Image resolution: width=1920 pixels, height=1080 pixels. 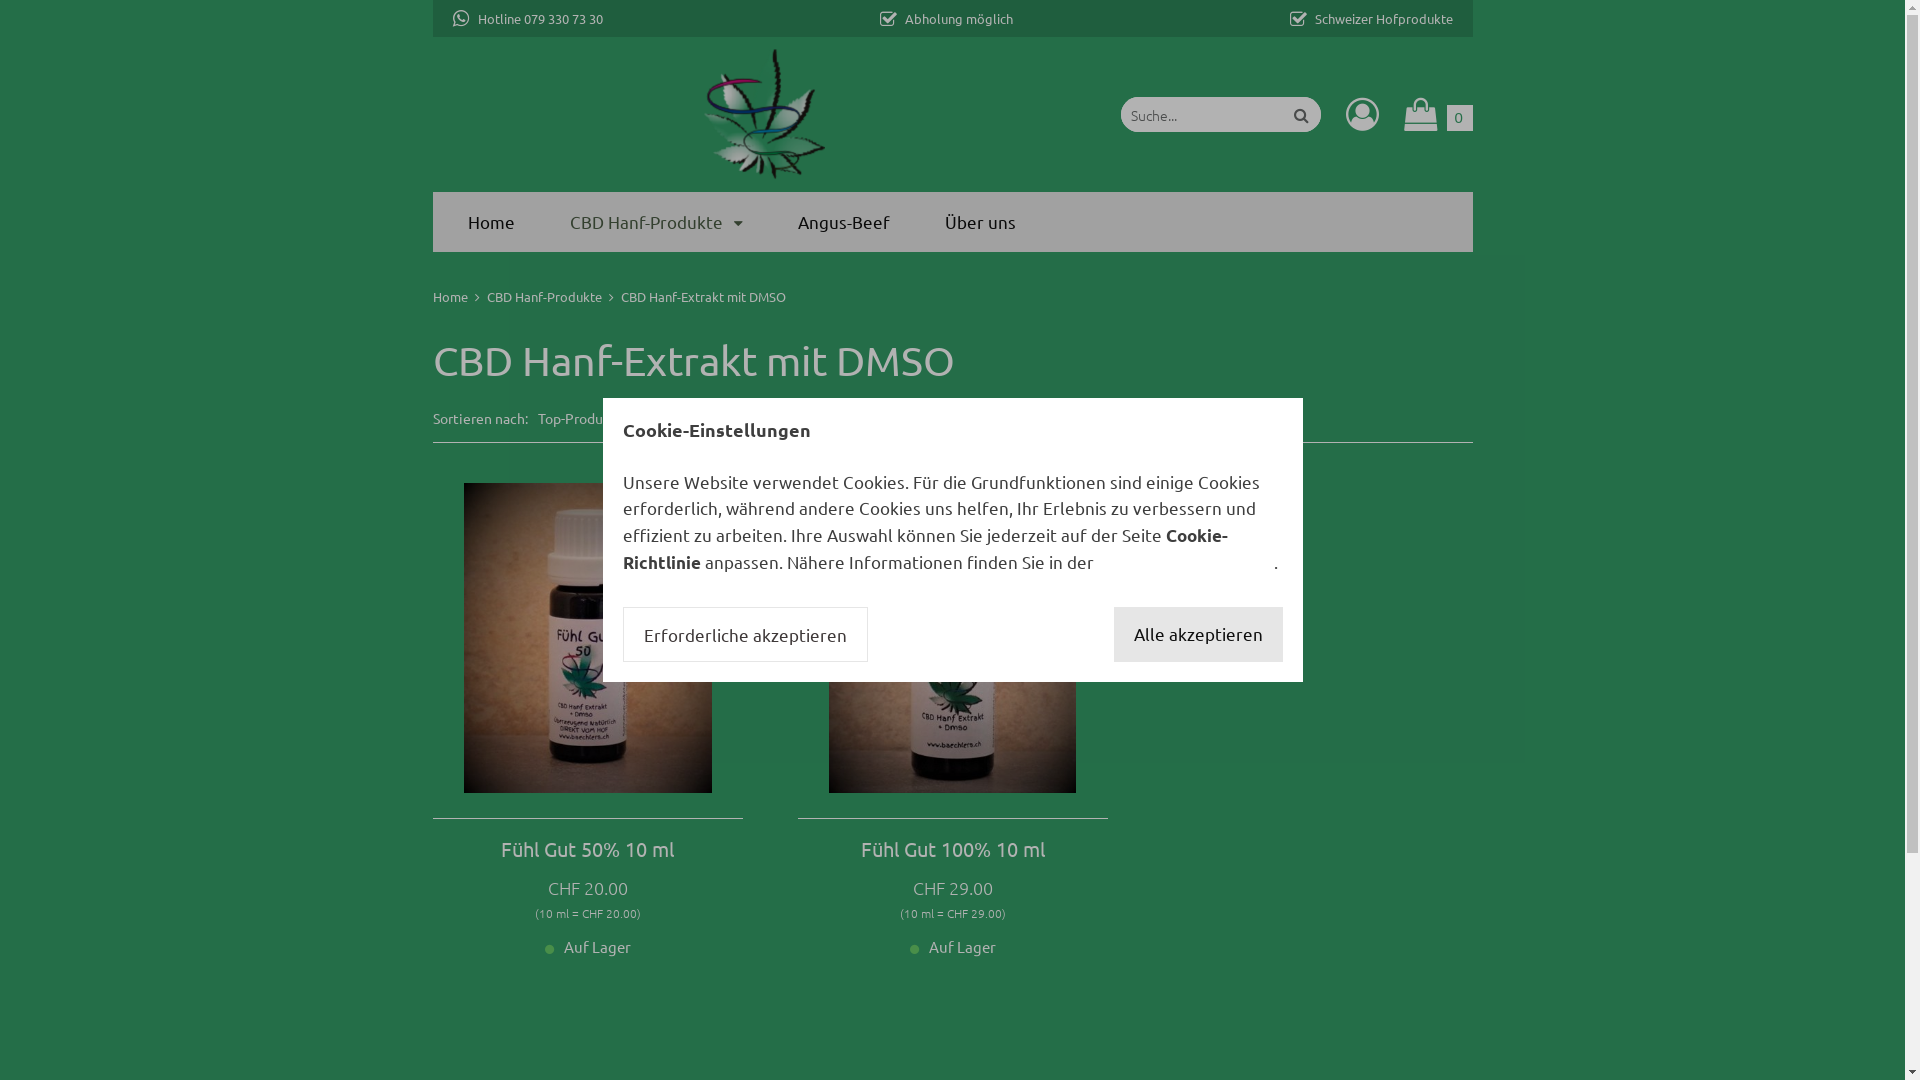 I want to click on 'Home', so click(x=431, y=296).